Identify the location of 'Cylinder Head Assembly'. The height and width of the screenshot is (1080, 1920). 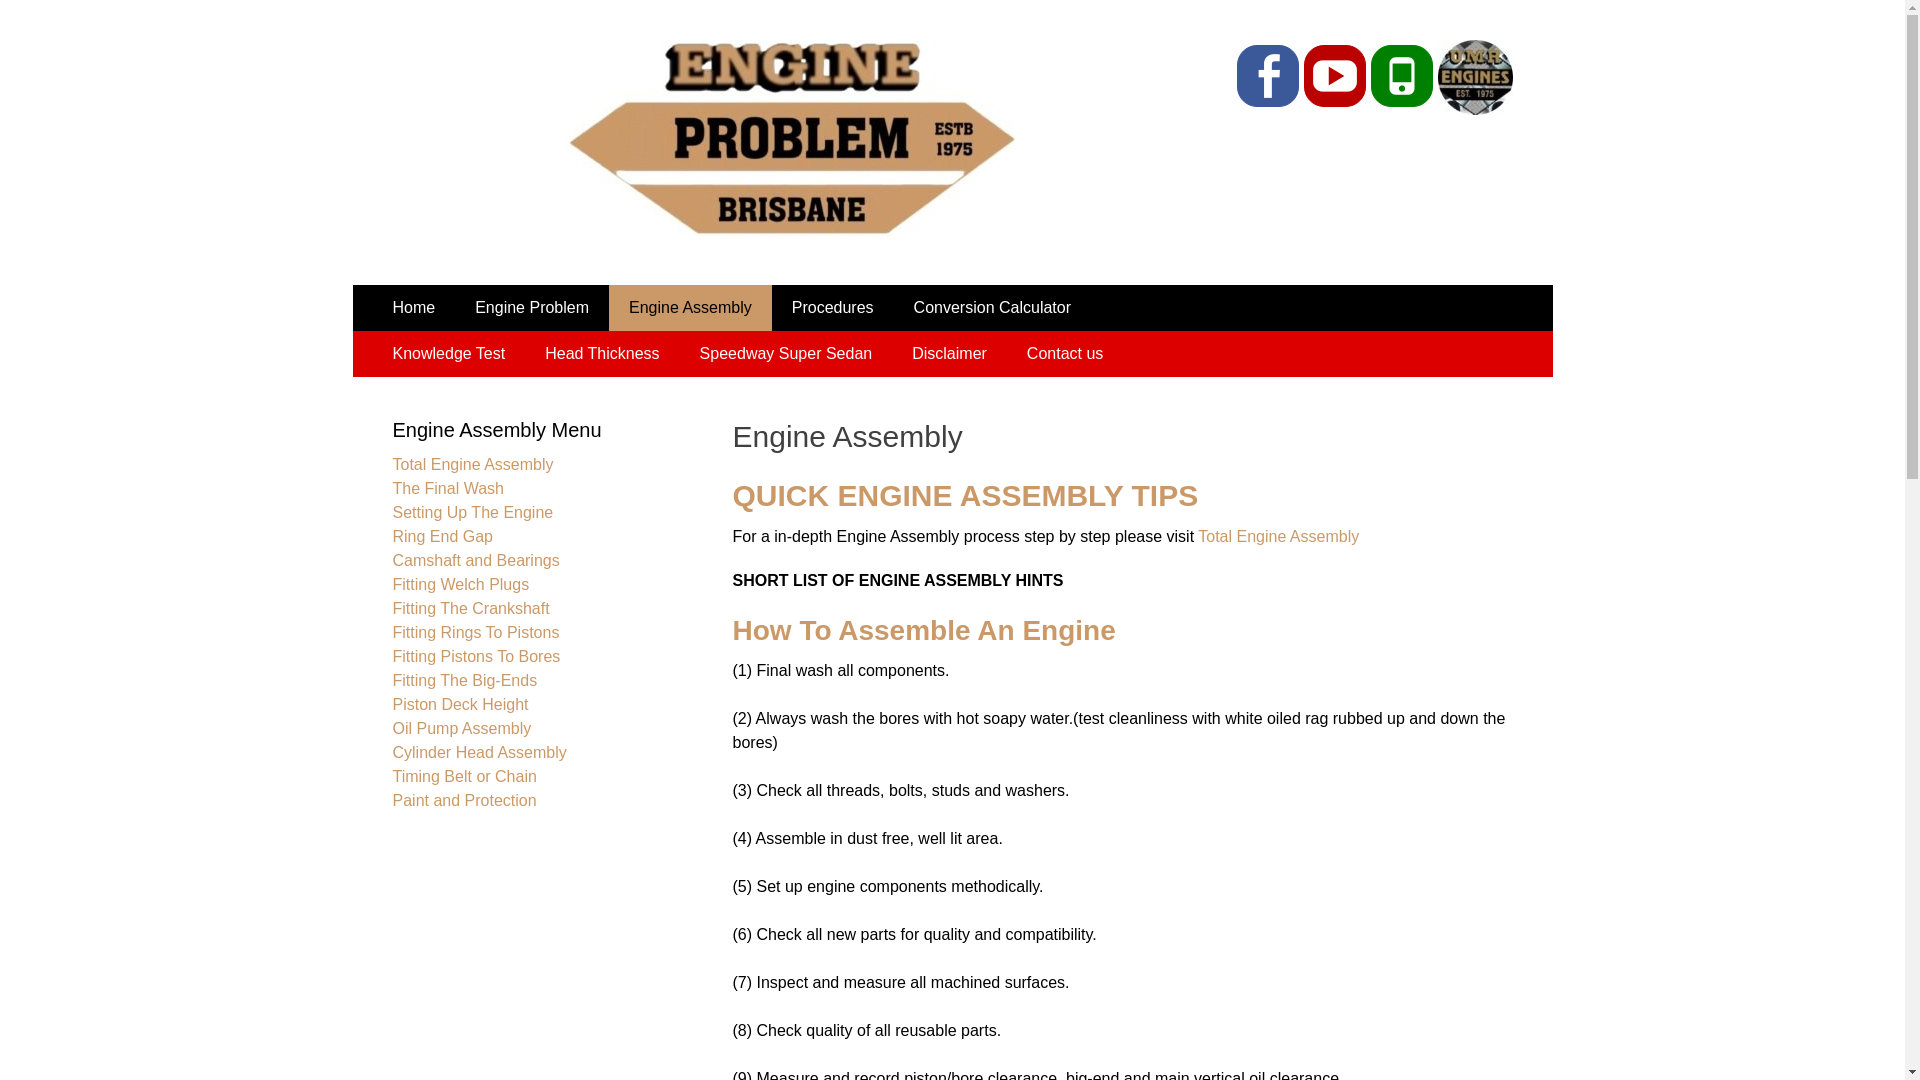
(478, 752).